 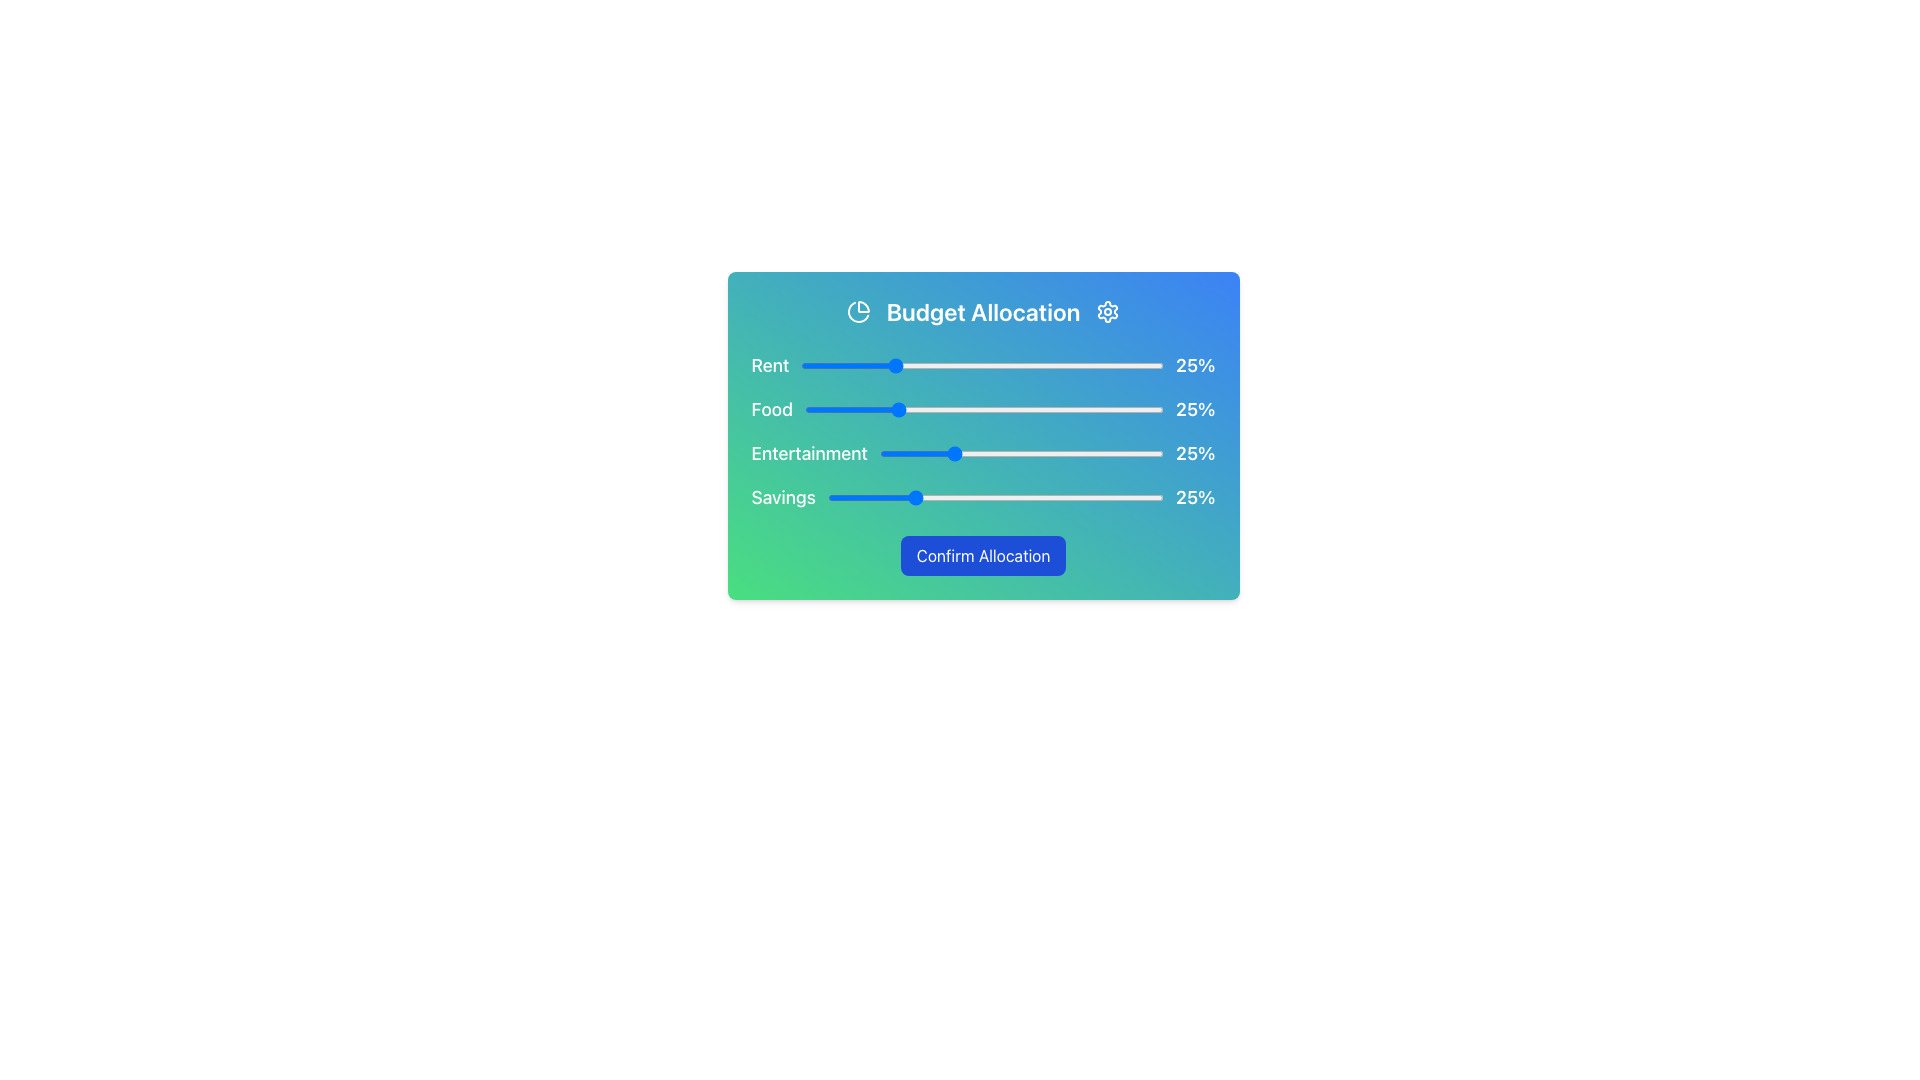 What do you see at coordinates (858, 312) in the screenshot?
I see `the minimalist outline pie chart icon located in the upper left portion of the 'Budget Allocation' component` at bounding box center [858, 312].